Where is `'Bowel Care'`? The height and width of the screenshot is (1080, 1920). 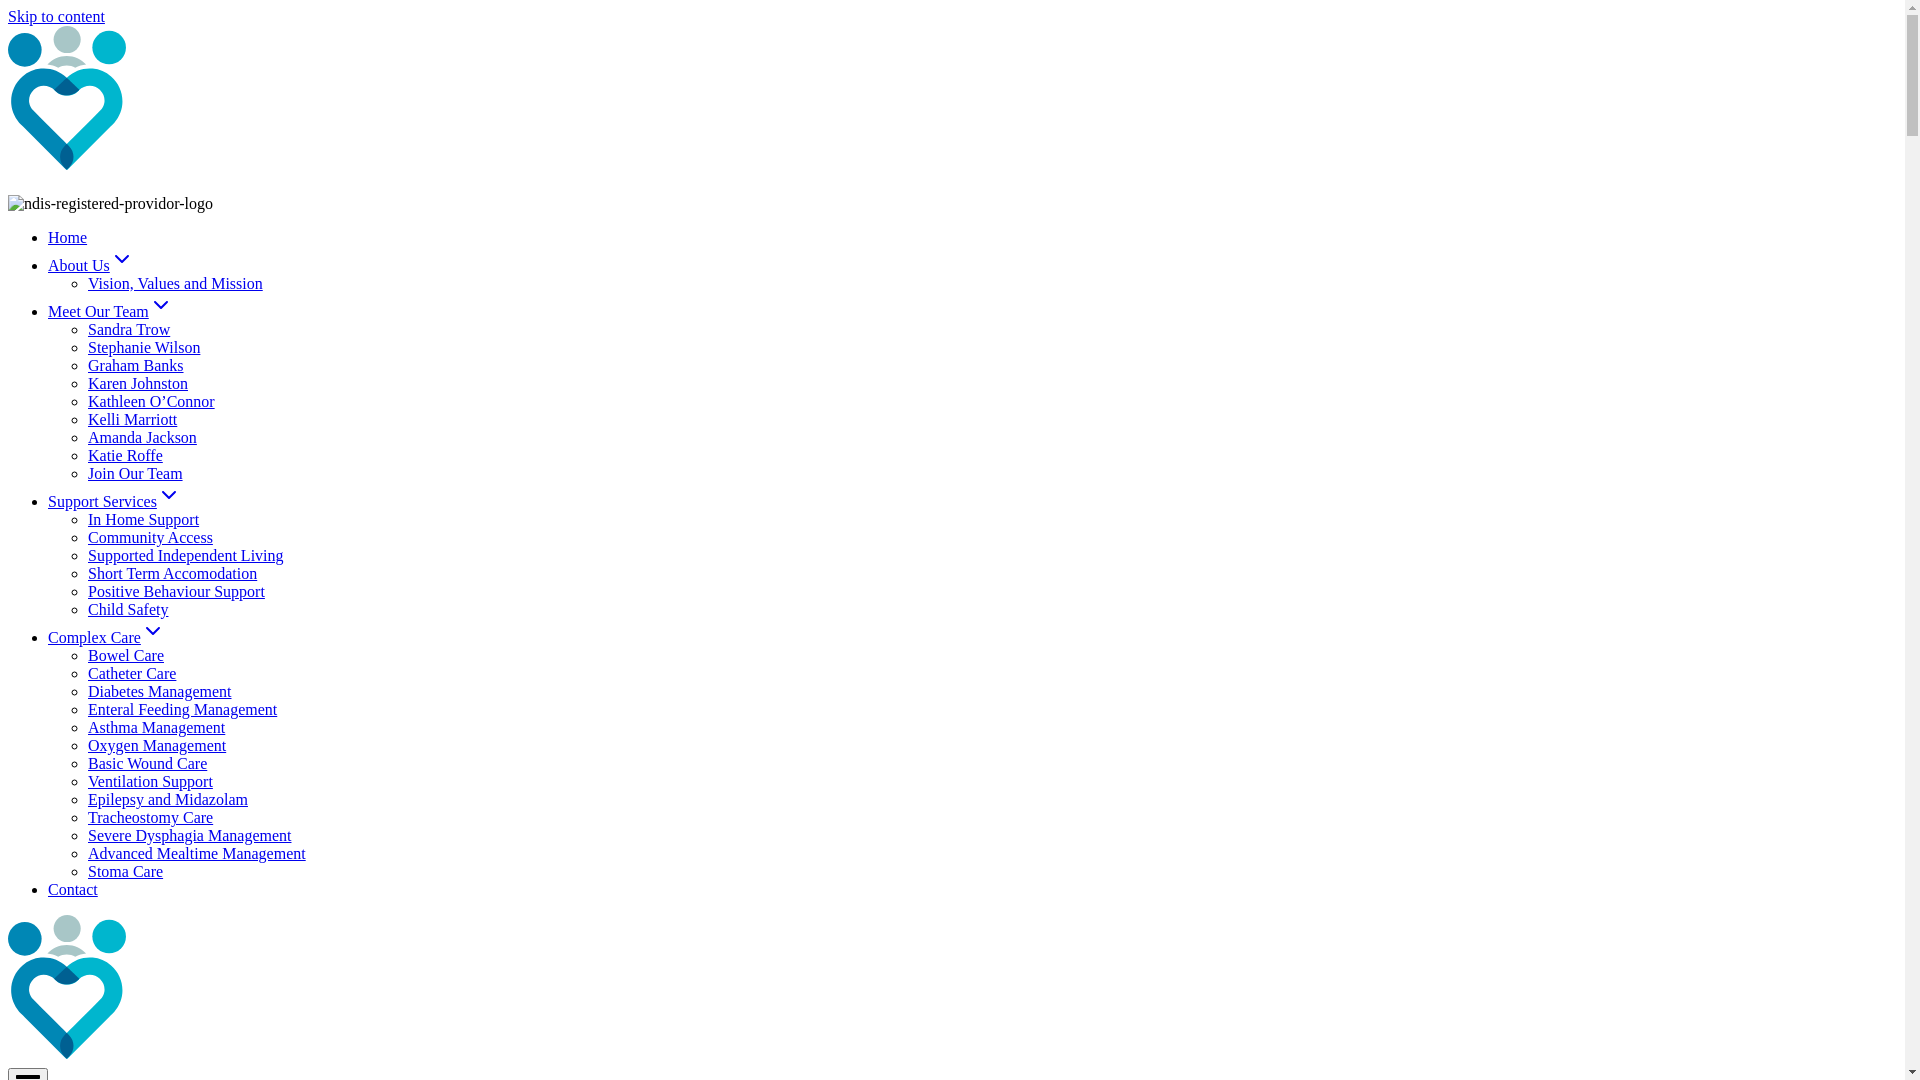 'Bowel Care' is located at coordinates (124, 655).